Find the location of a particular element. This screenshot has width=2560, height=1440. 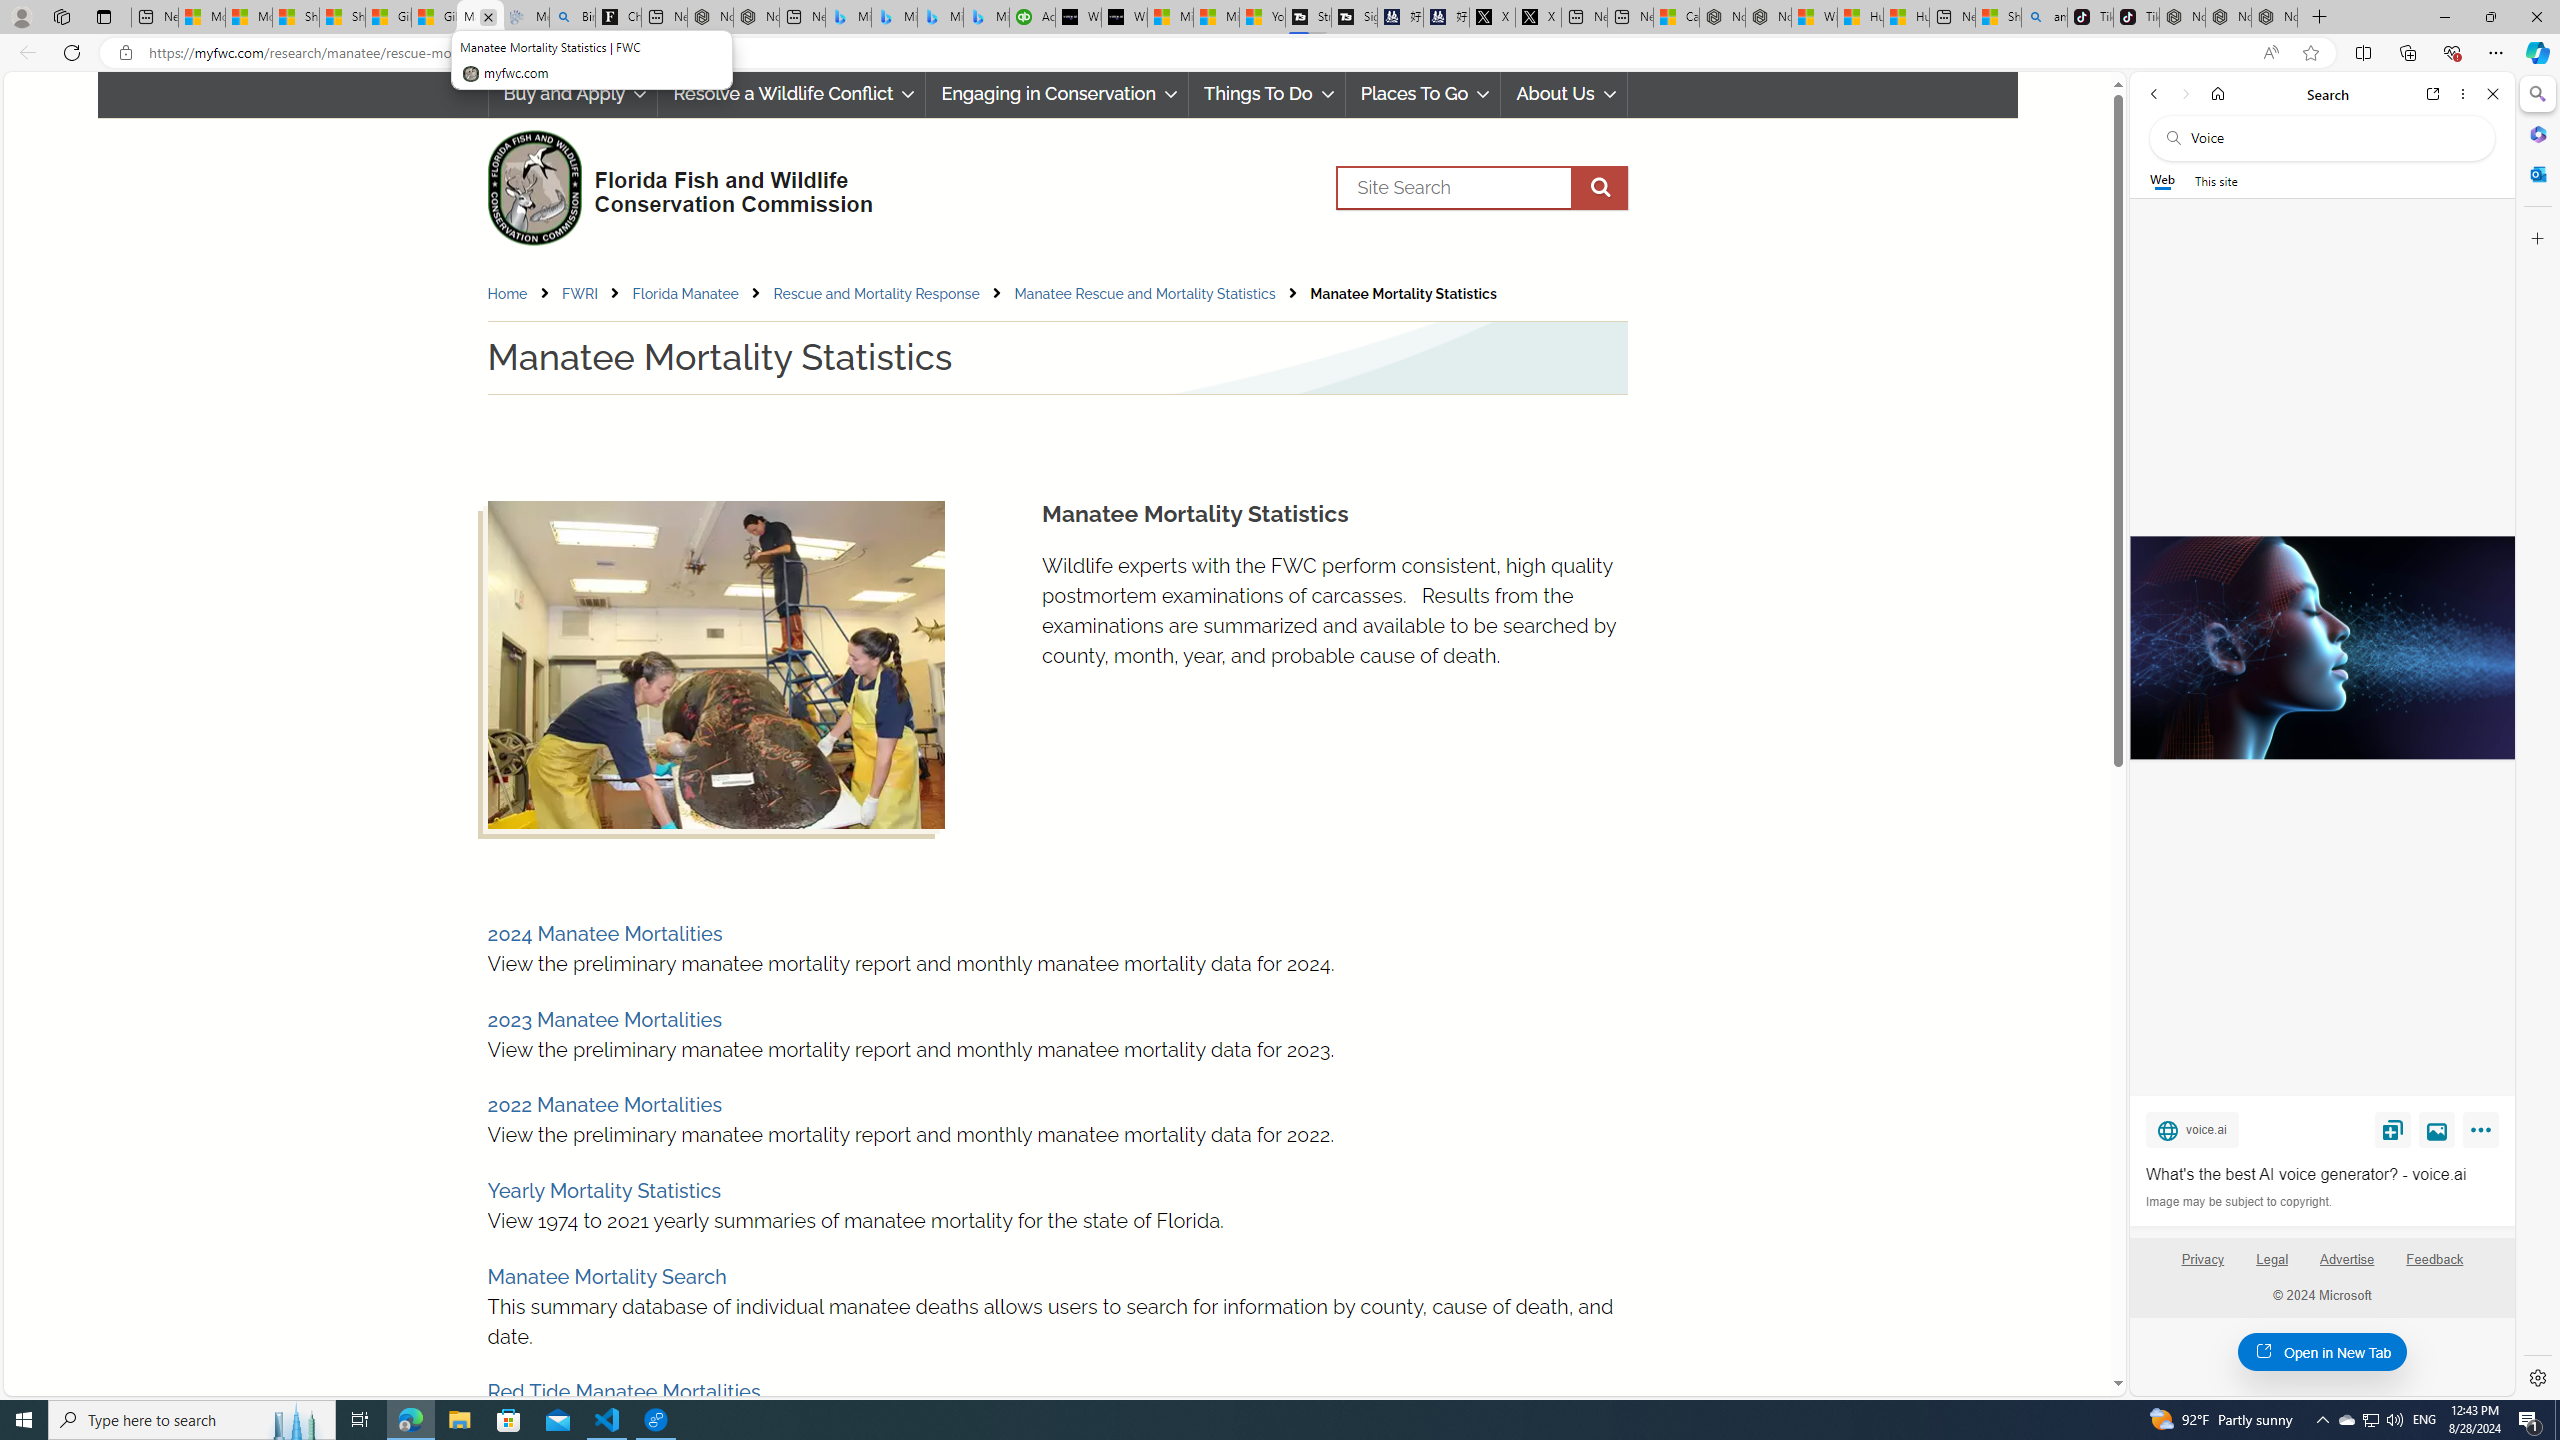

'Outlook' is located at coordinates (2535, 172).